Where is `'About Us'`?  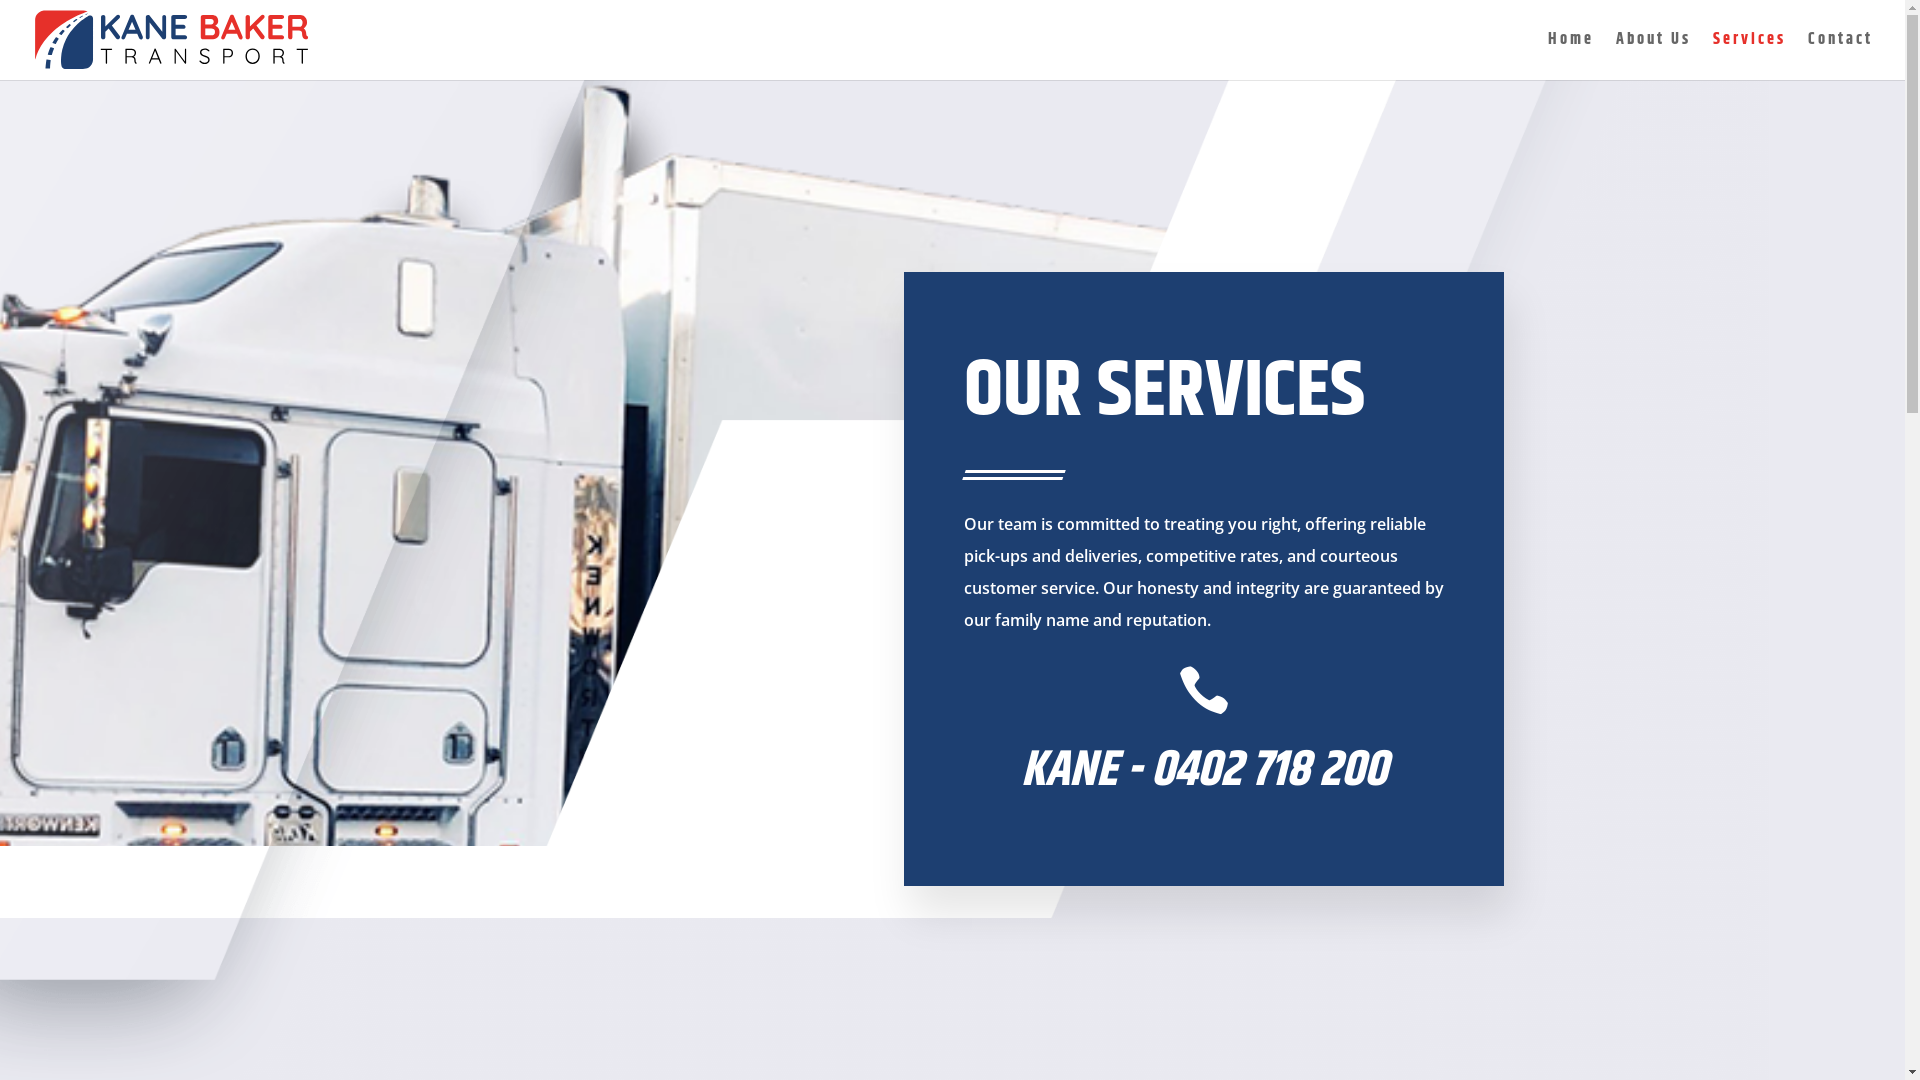 'About Us' is located at coordinates (1653, 55).